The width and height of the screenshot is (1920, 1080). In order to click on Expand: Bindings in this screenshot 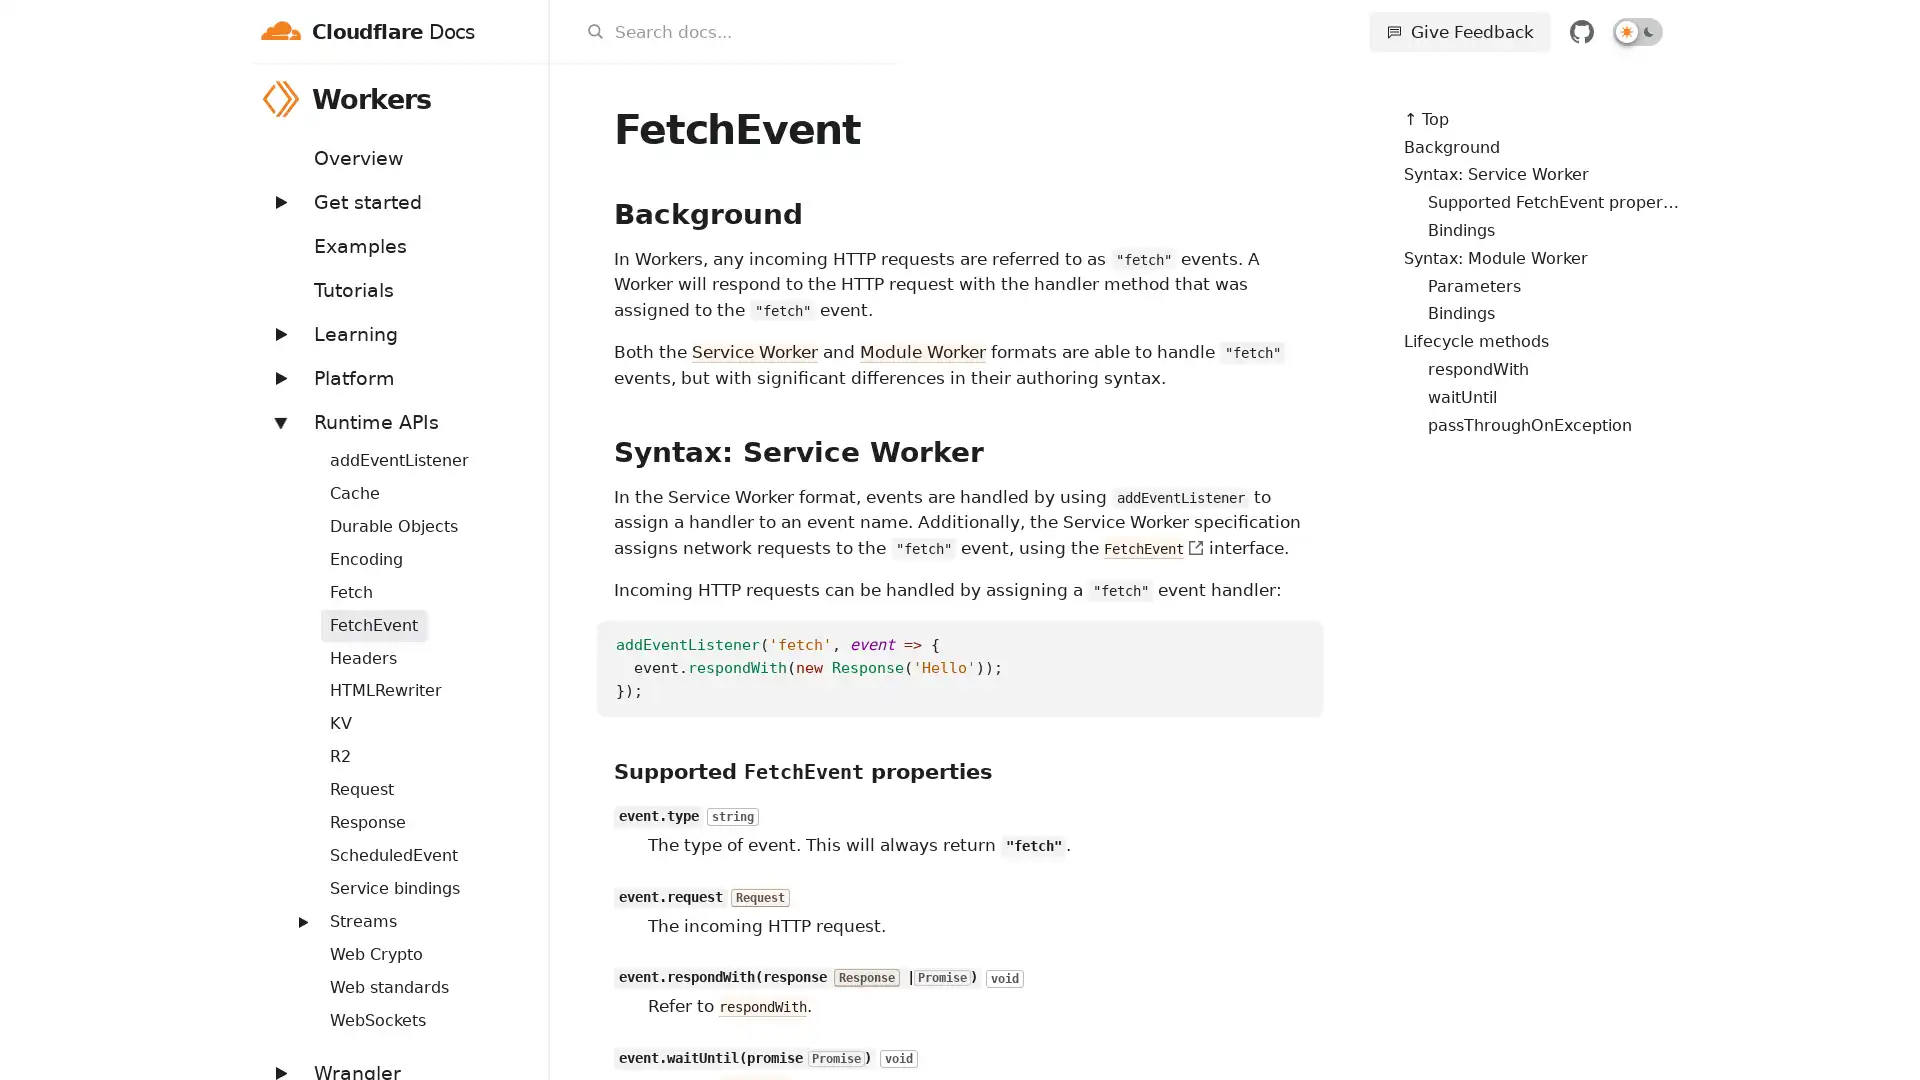, I will do `click(291, 447)`.